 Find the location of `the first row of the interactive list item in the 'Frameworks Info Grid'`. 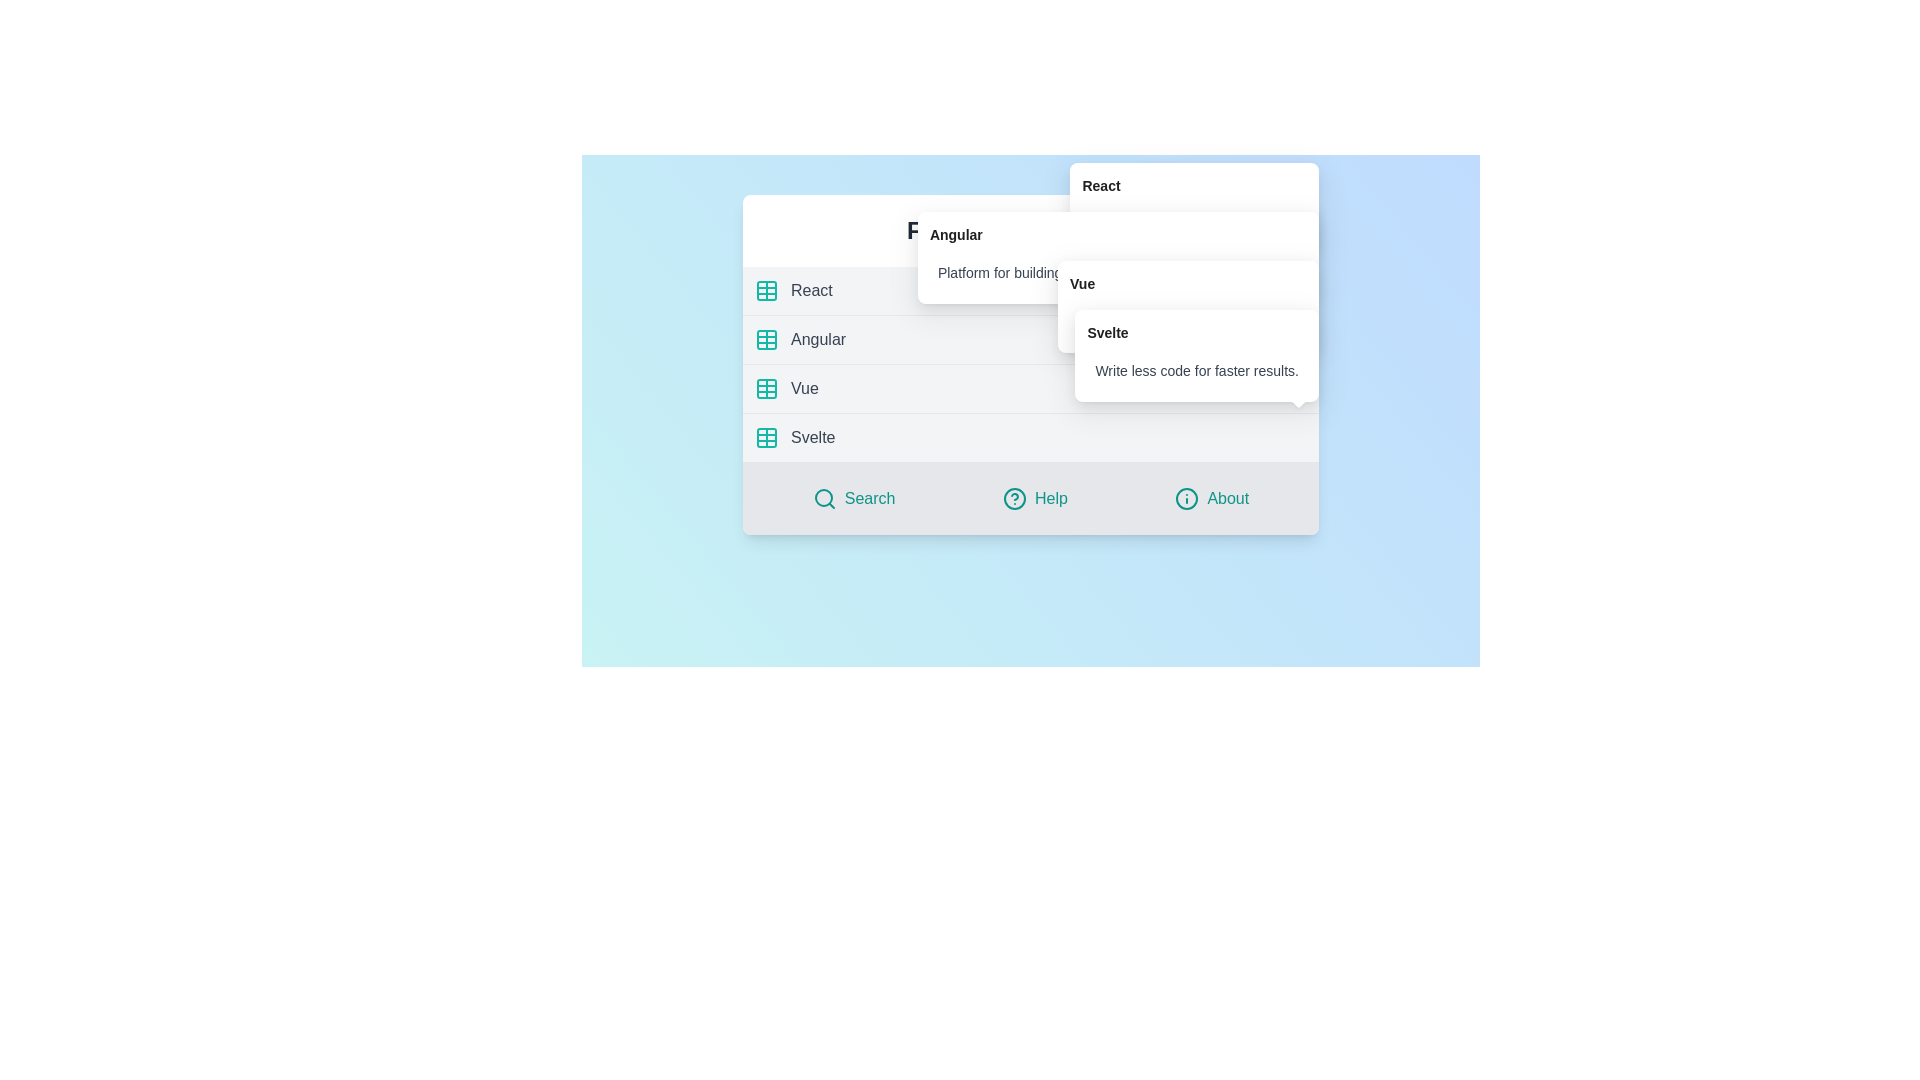

the first row of the interactive list item in the 'Frameworks Info Grid' is located at coordinates (1031, 290).